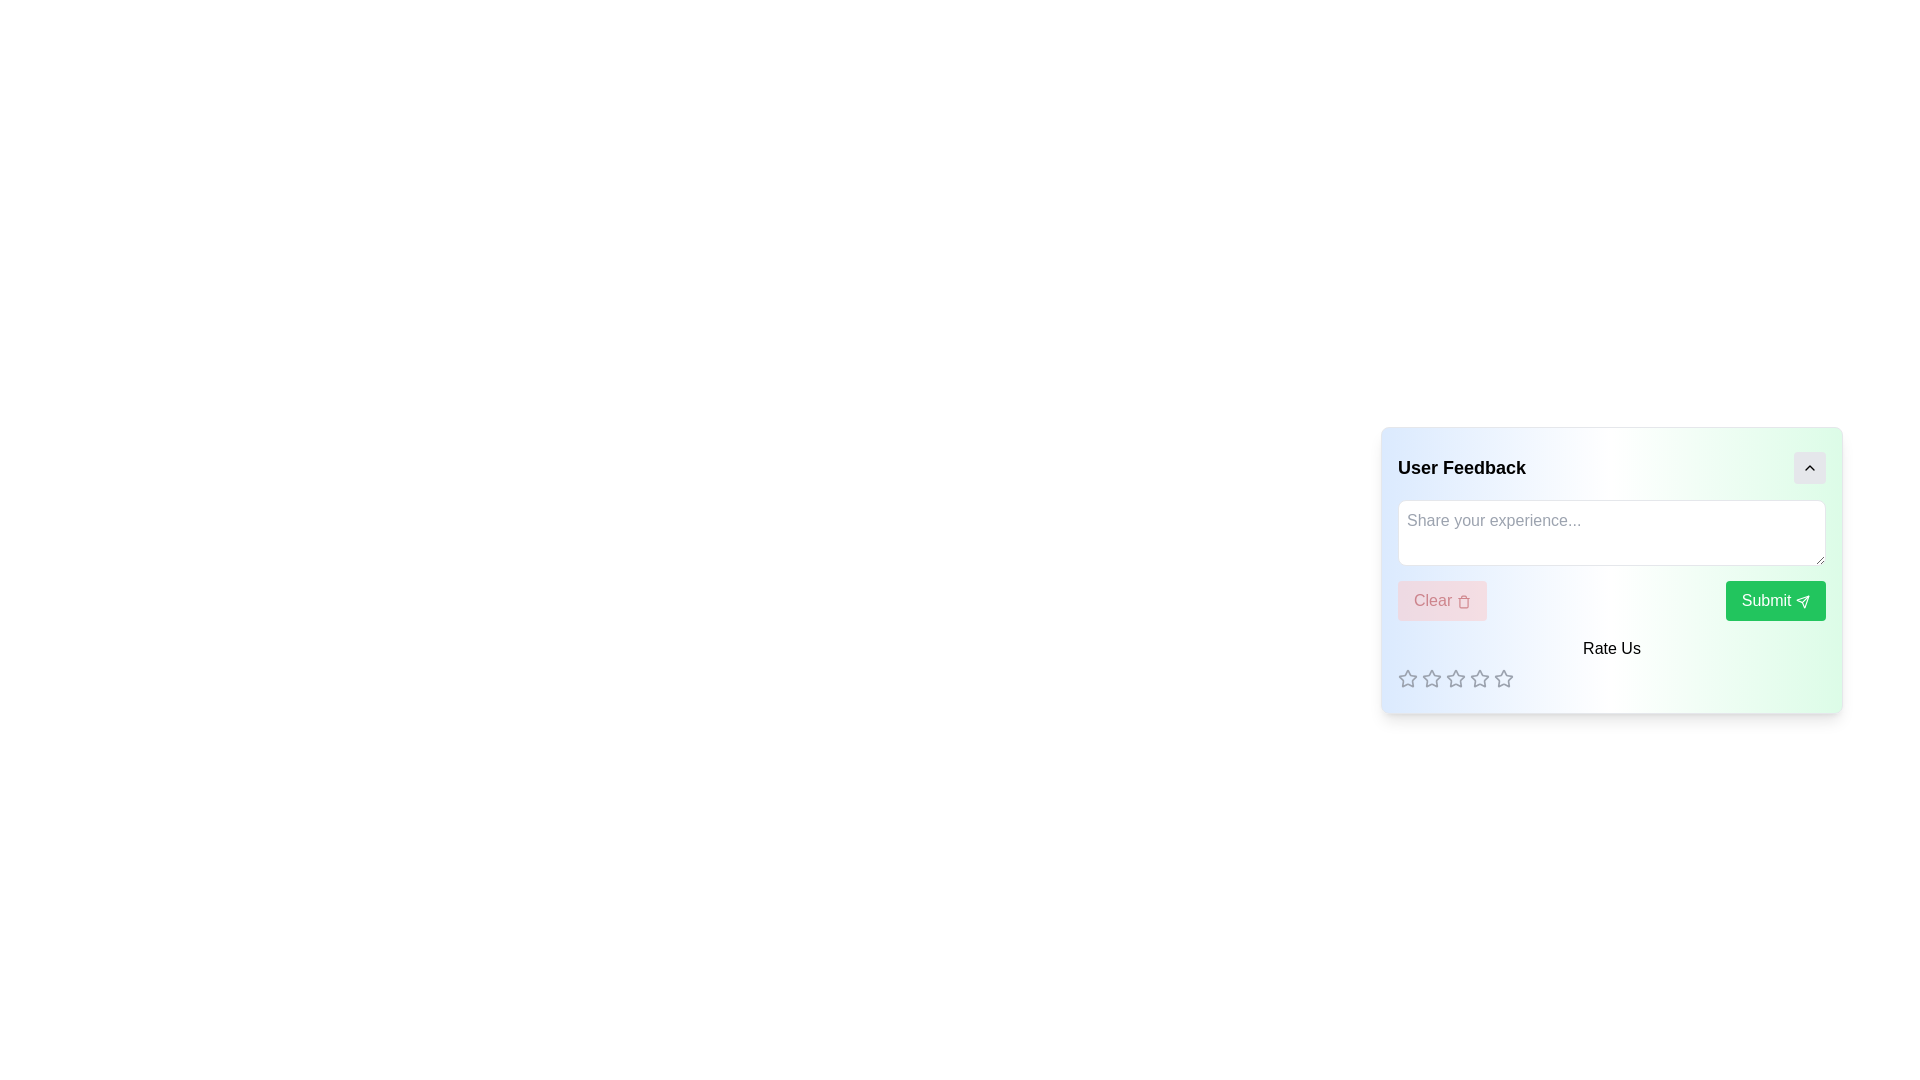 The width and height of the screenshot is (1920, 1080). I want to click on the leftmost gray star icon with a hollow center, so click(1405, 677).